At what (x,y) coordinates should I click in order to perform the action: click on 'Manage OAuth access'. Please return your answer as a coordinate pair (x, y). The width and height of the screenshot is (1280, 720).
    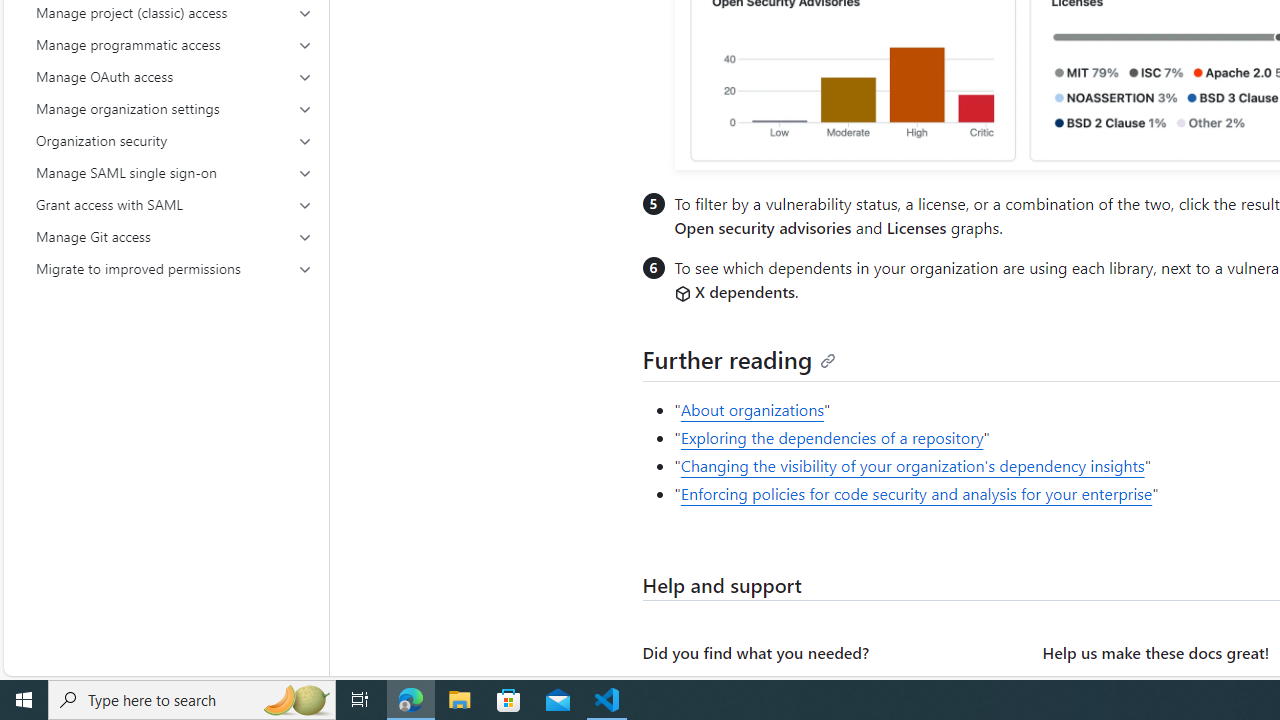
    Looking at the image, I should click on (174, 76).